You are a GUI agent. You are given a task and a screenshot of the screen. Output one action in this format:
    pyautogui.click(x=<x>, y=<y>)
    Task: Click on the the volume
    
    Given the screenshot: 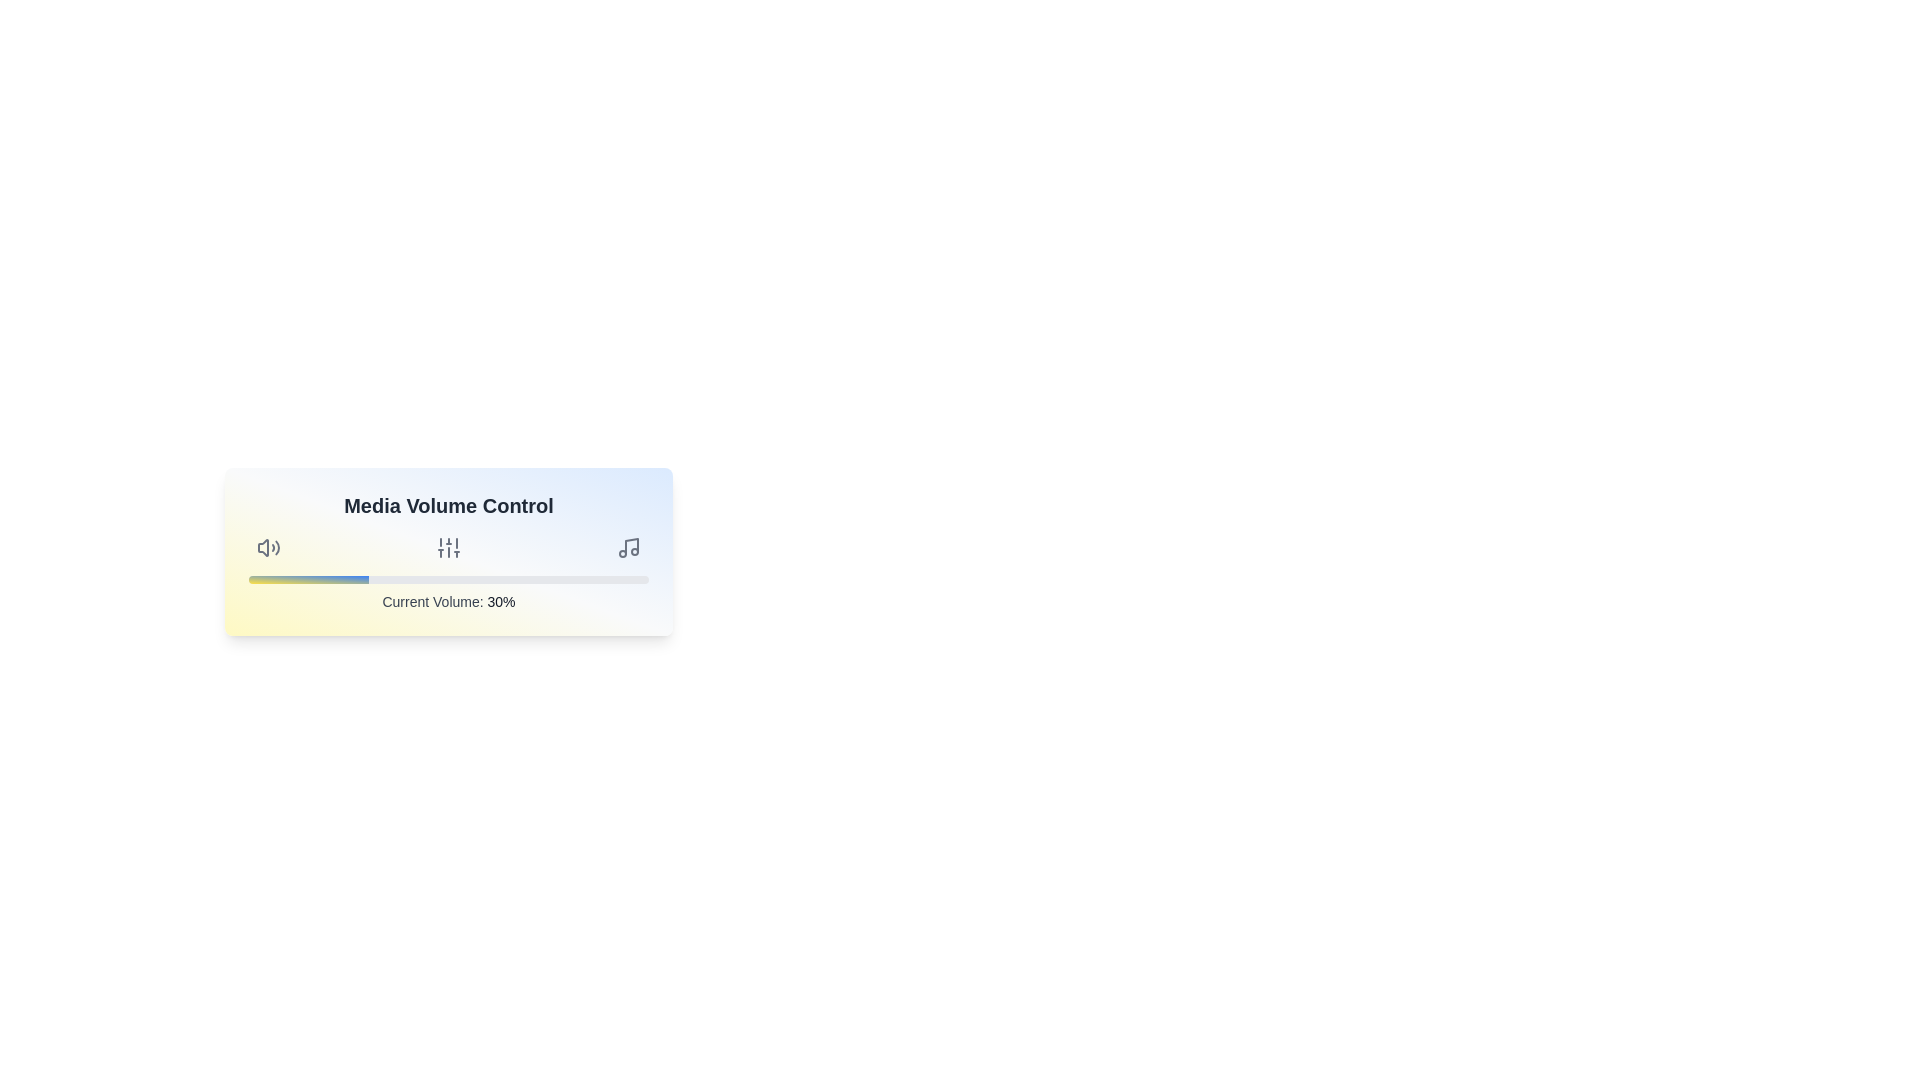 What is the action you would take?
    pyautogui.click(x=504, y=579)
    